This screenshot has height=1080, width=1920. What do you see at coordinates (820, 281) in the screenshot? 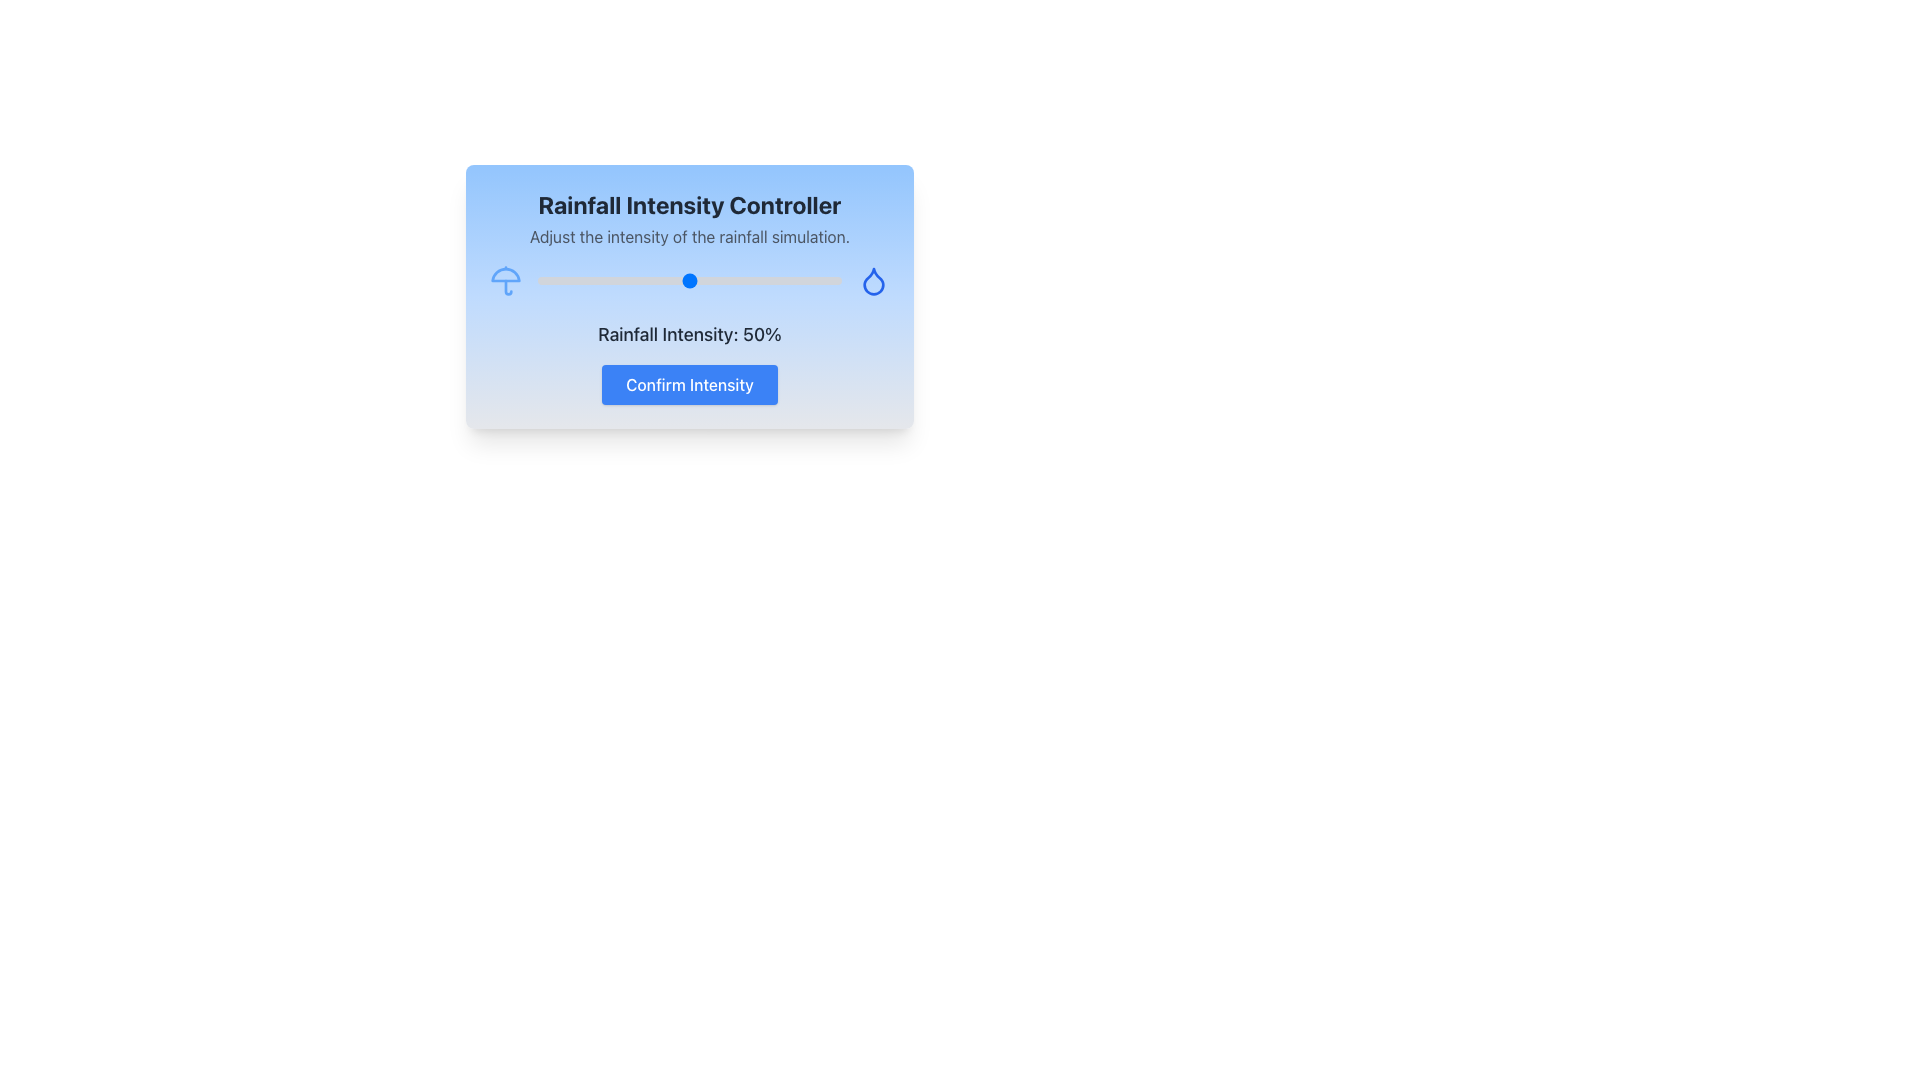
I see `the rainfall intensity` at bounding box center [820, 281].